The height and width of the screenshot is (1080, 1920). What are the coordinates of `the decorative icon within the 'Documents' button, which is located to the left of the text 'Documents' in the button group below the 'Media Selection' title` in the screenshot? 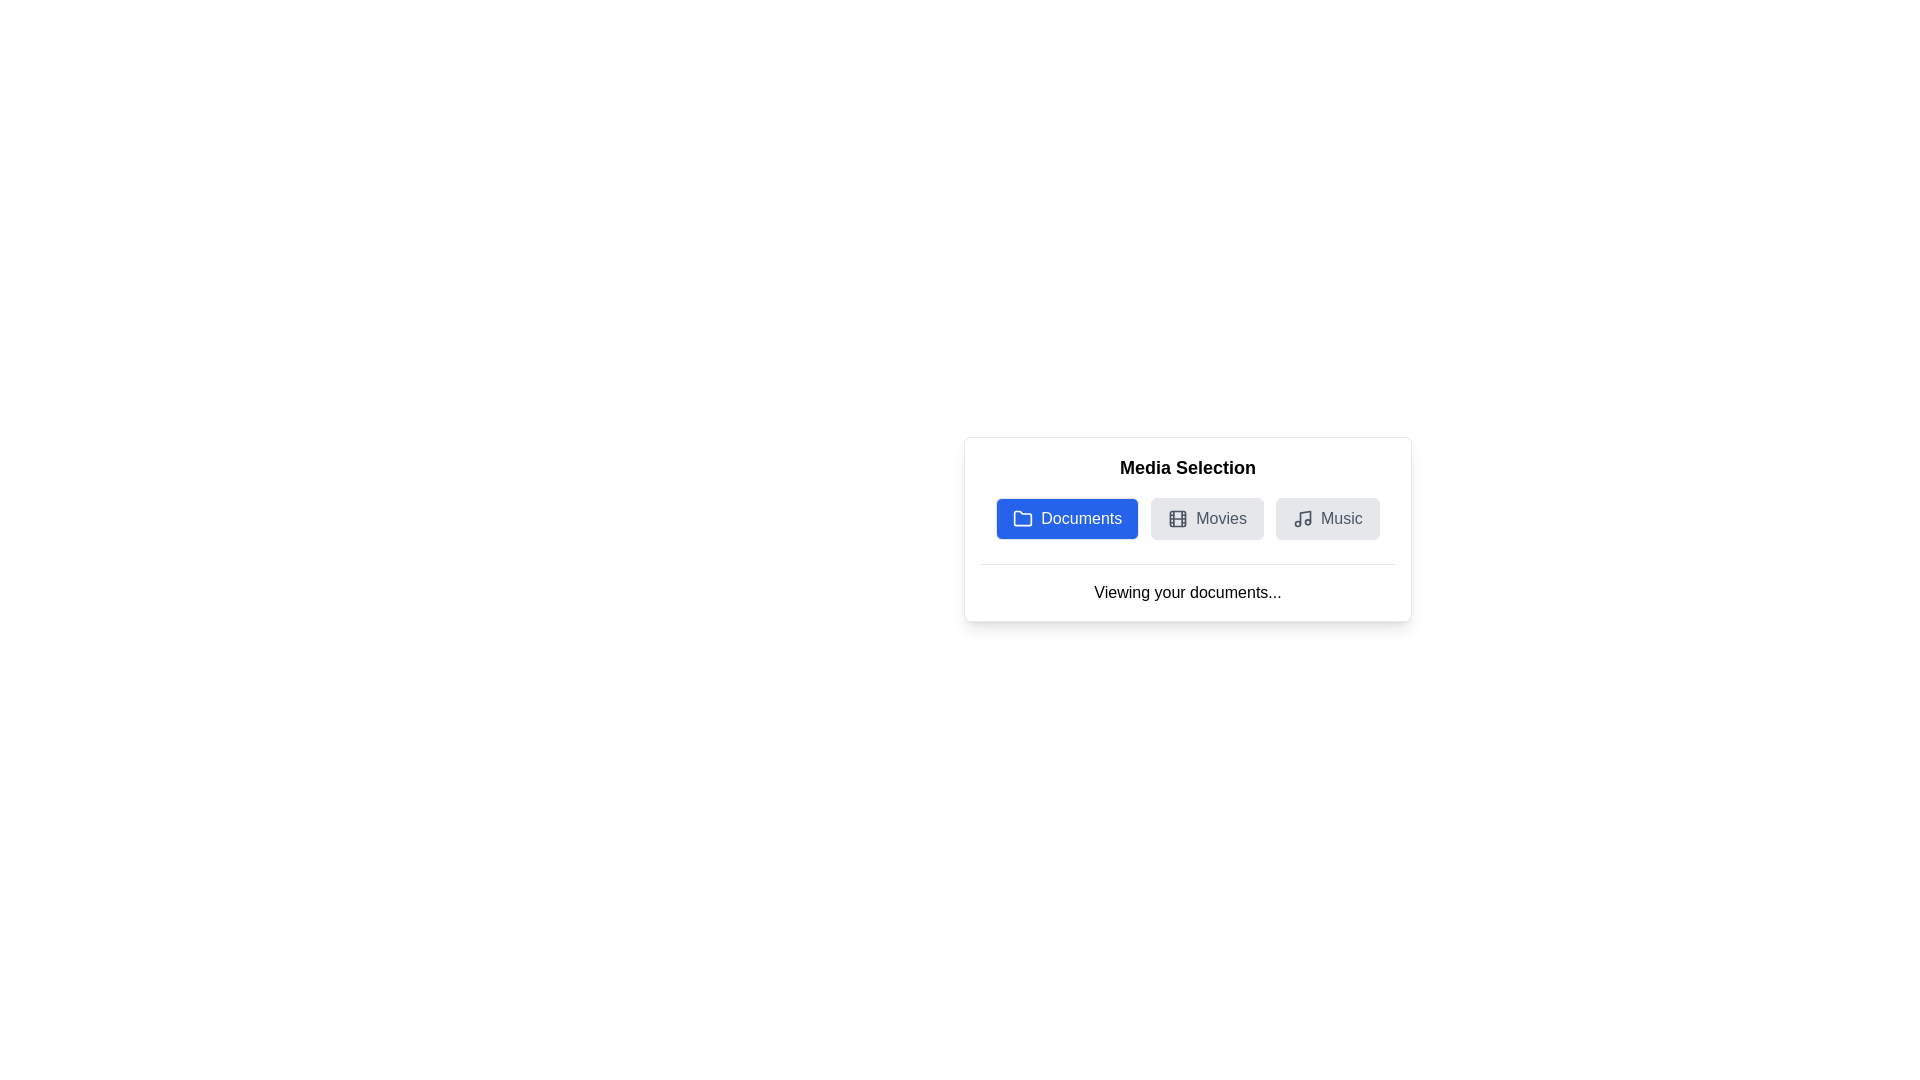 It's located at (1023, 518).